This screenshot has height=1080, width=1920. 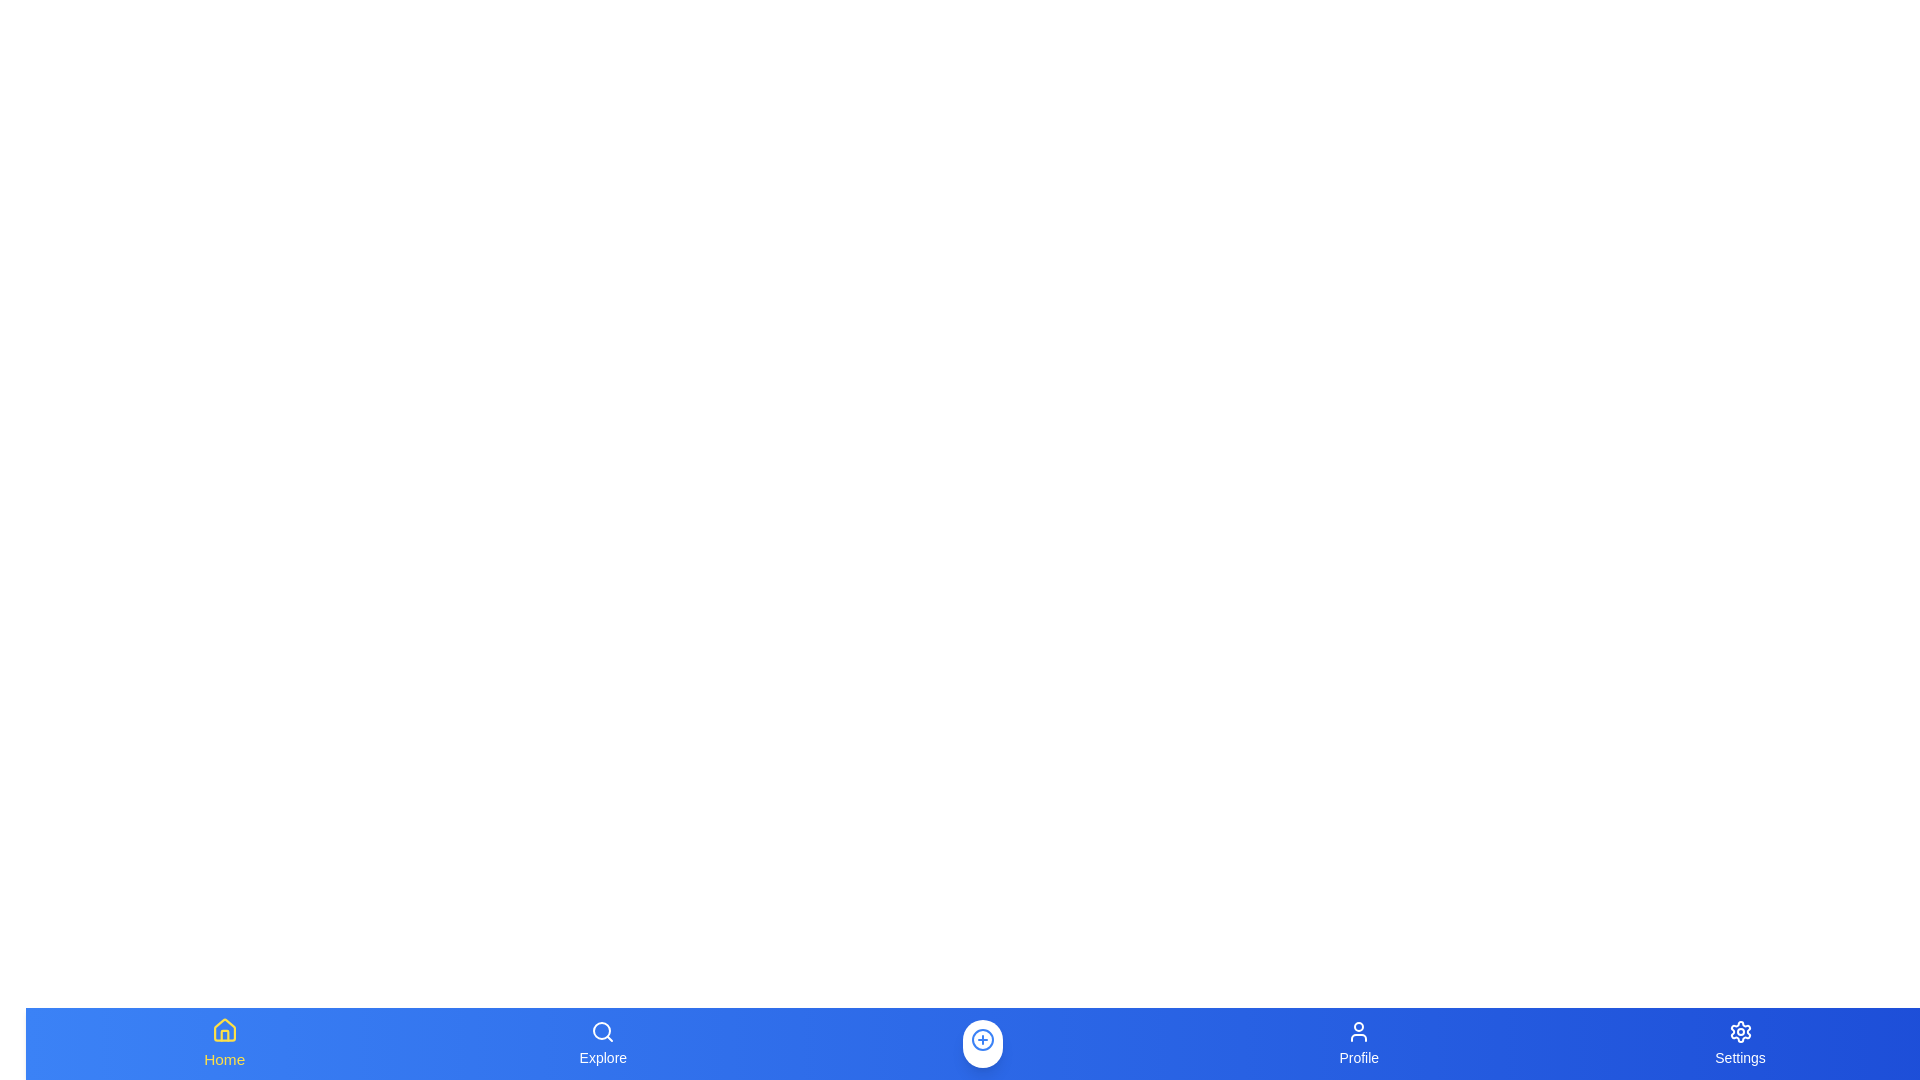 I want to click on the Create button in the navigation bar to navigate to the corresponding section, so click(x=983, y=1043).